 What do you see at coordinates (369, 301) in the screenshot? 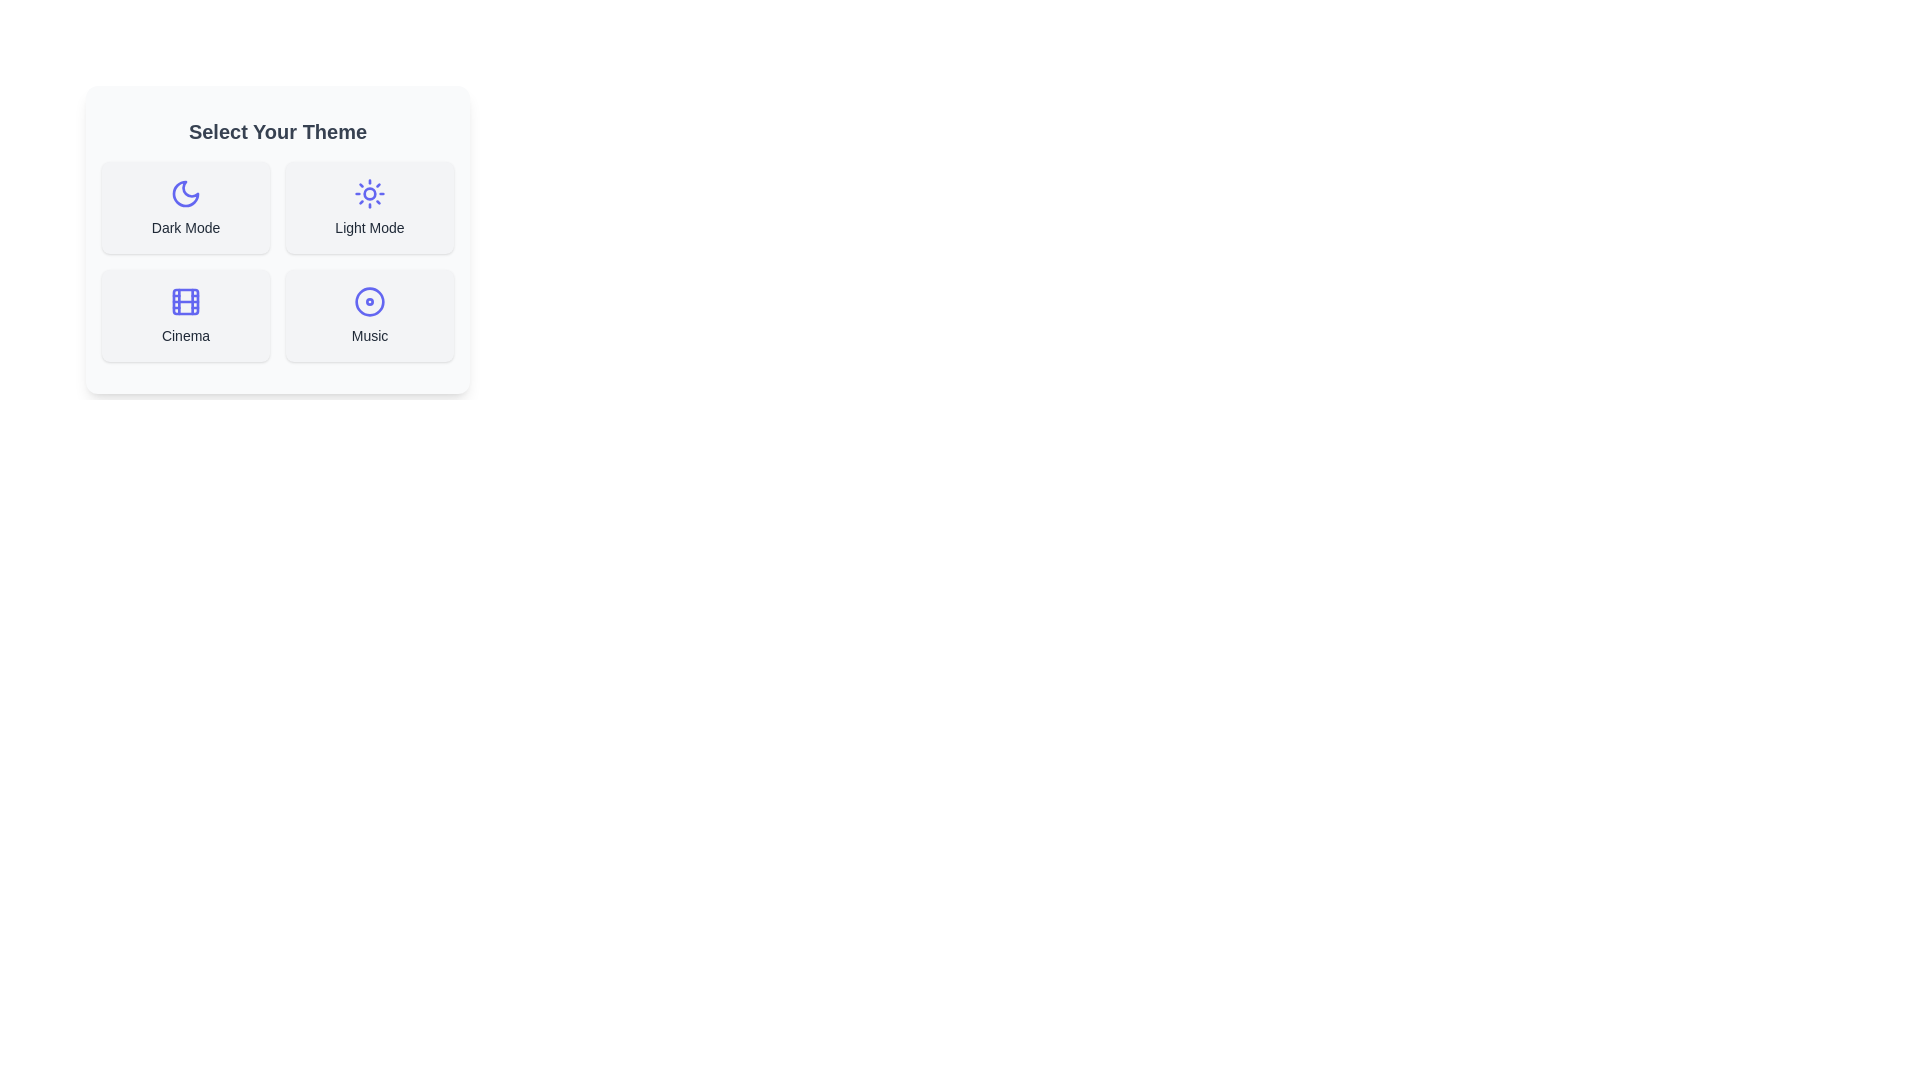
I see `the circular graphic element that represents the 'Music' theme, which is the outer ring of a disc icon` at bounding box center [369, 301].